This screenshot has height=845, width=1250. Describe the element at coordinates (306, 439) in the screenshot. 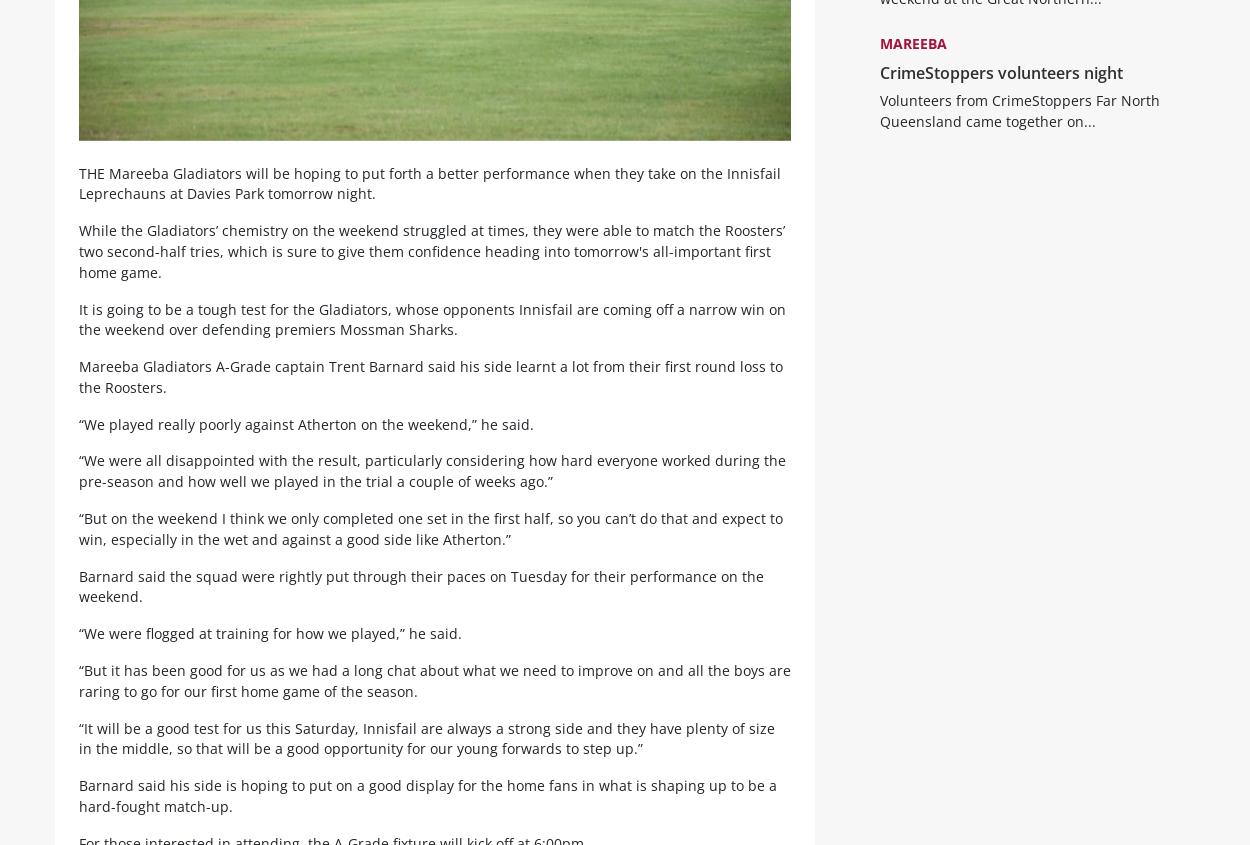

I see `'“We played really poorly against Atherton on the weekend,” he said.'` at that location.